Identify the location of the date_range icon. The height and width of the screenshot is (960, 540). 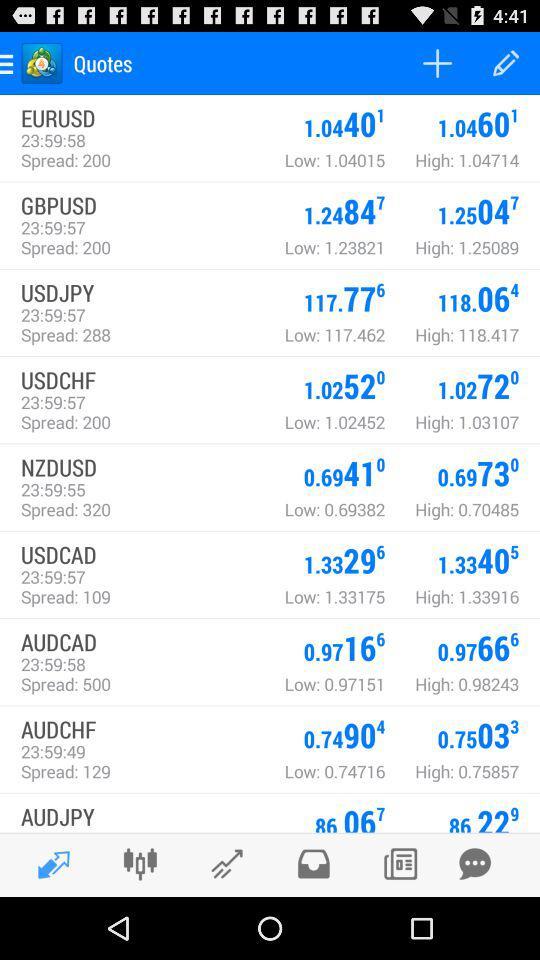
(400, 924).